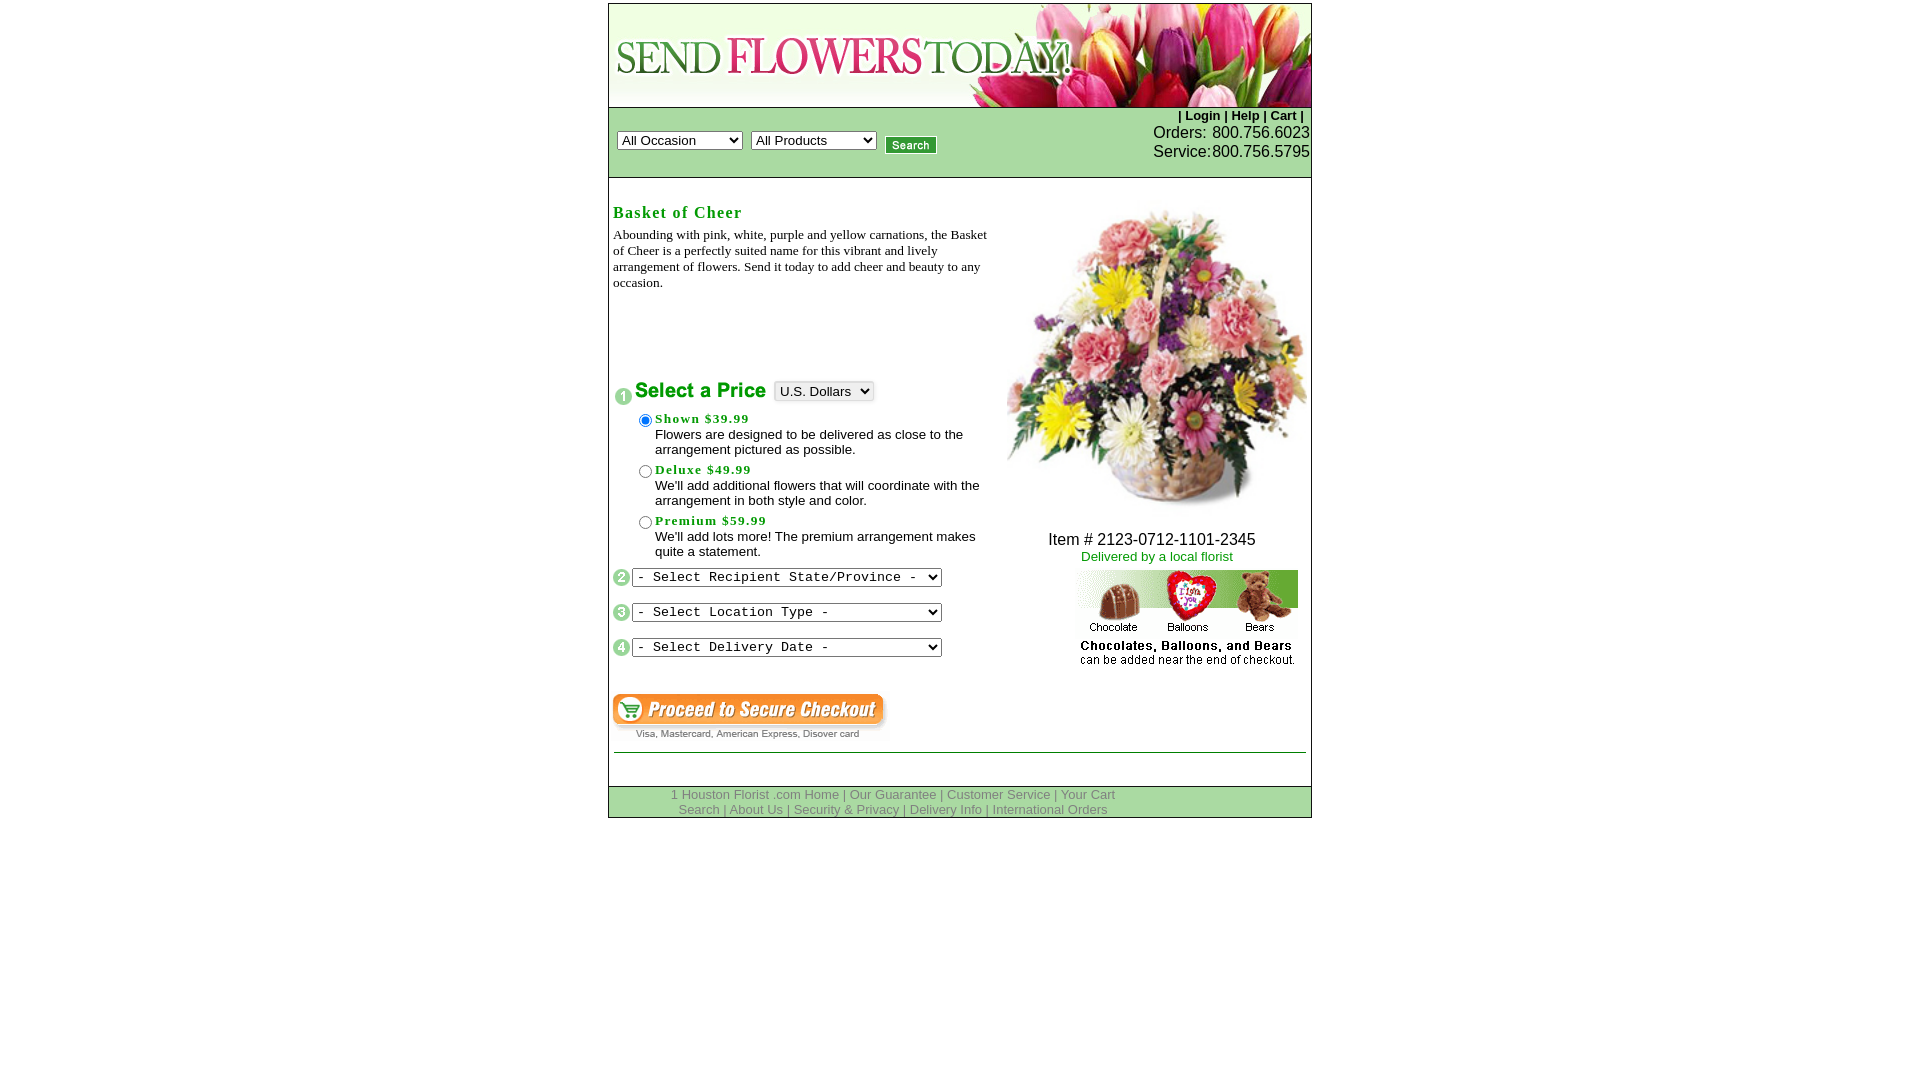  What do you see at coordinates (1059, 793) in the screenshot?
I see `'Your Cart'` at bounding box center [1059, 793].